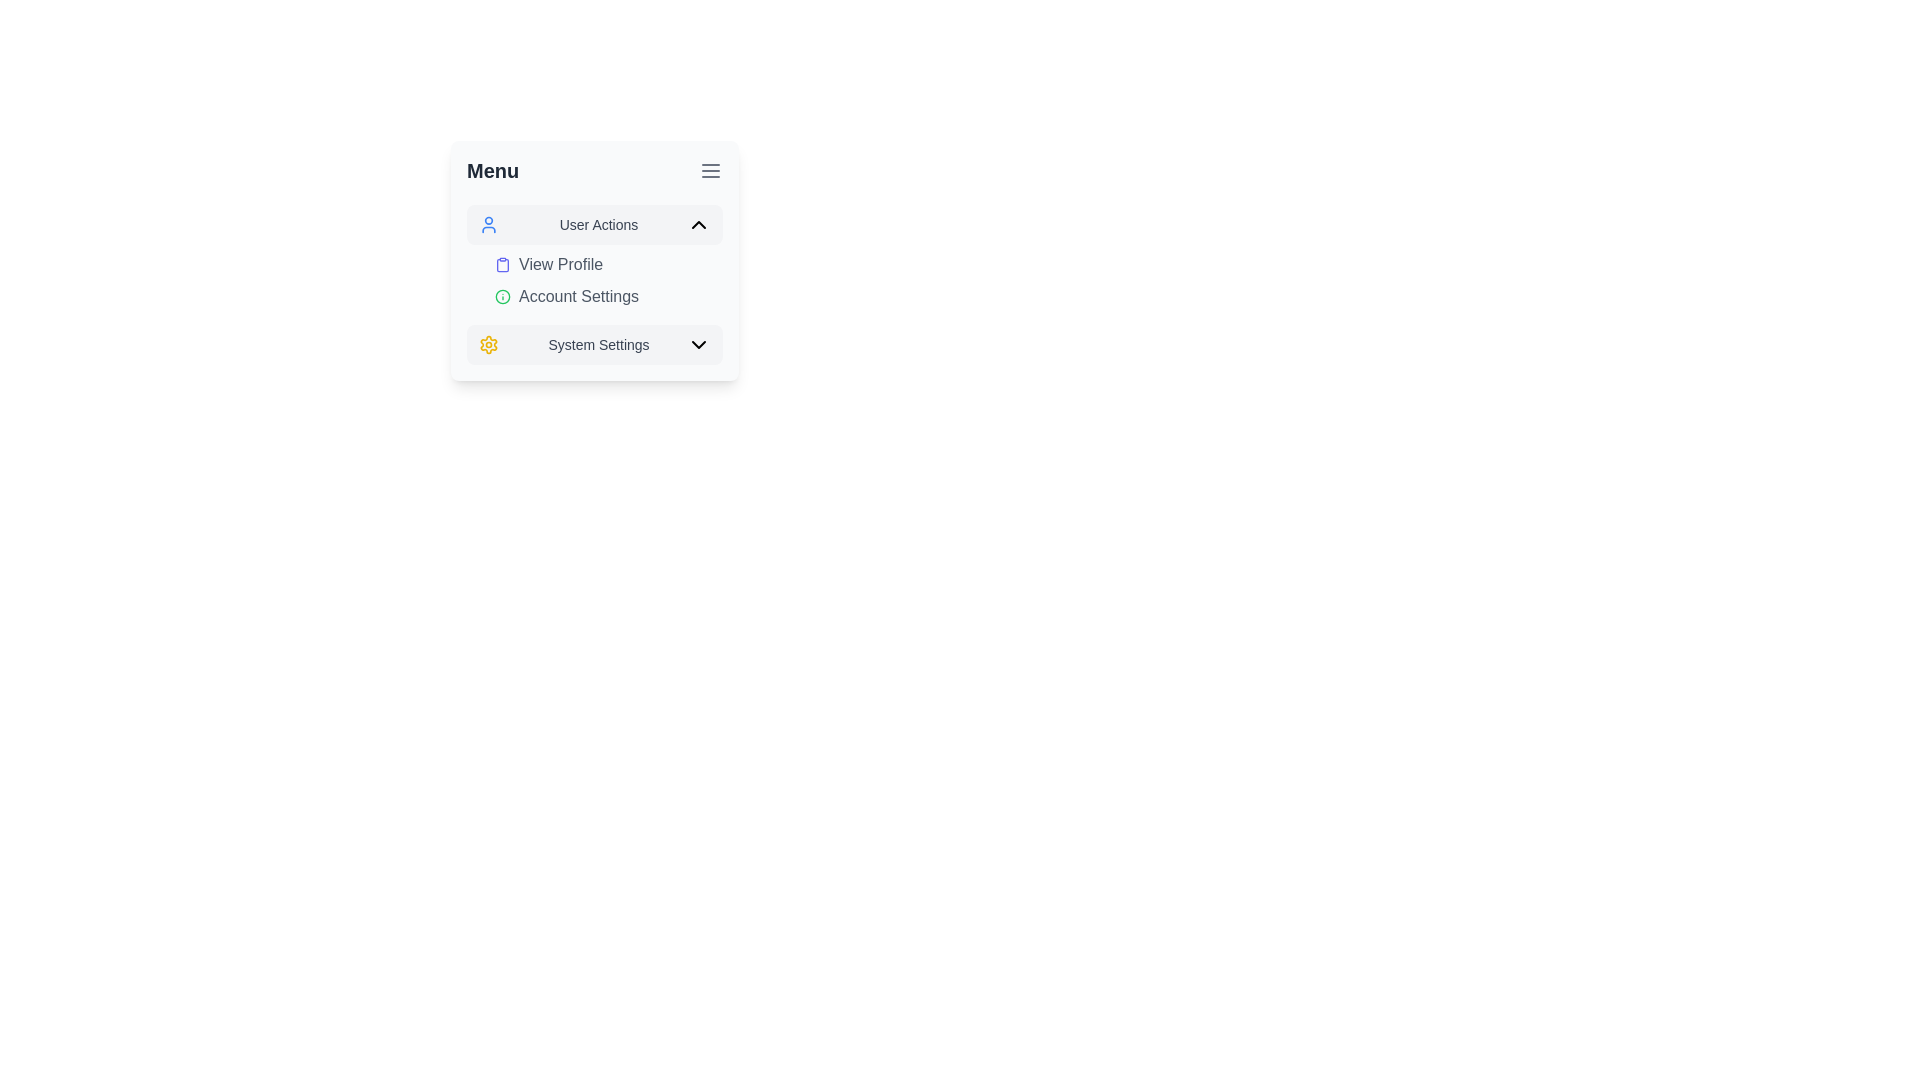 The width and height of the screenshot is (1920, 1080). I want to click on the system settings button located at the bottom of the menu list, so click(594, 343).